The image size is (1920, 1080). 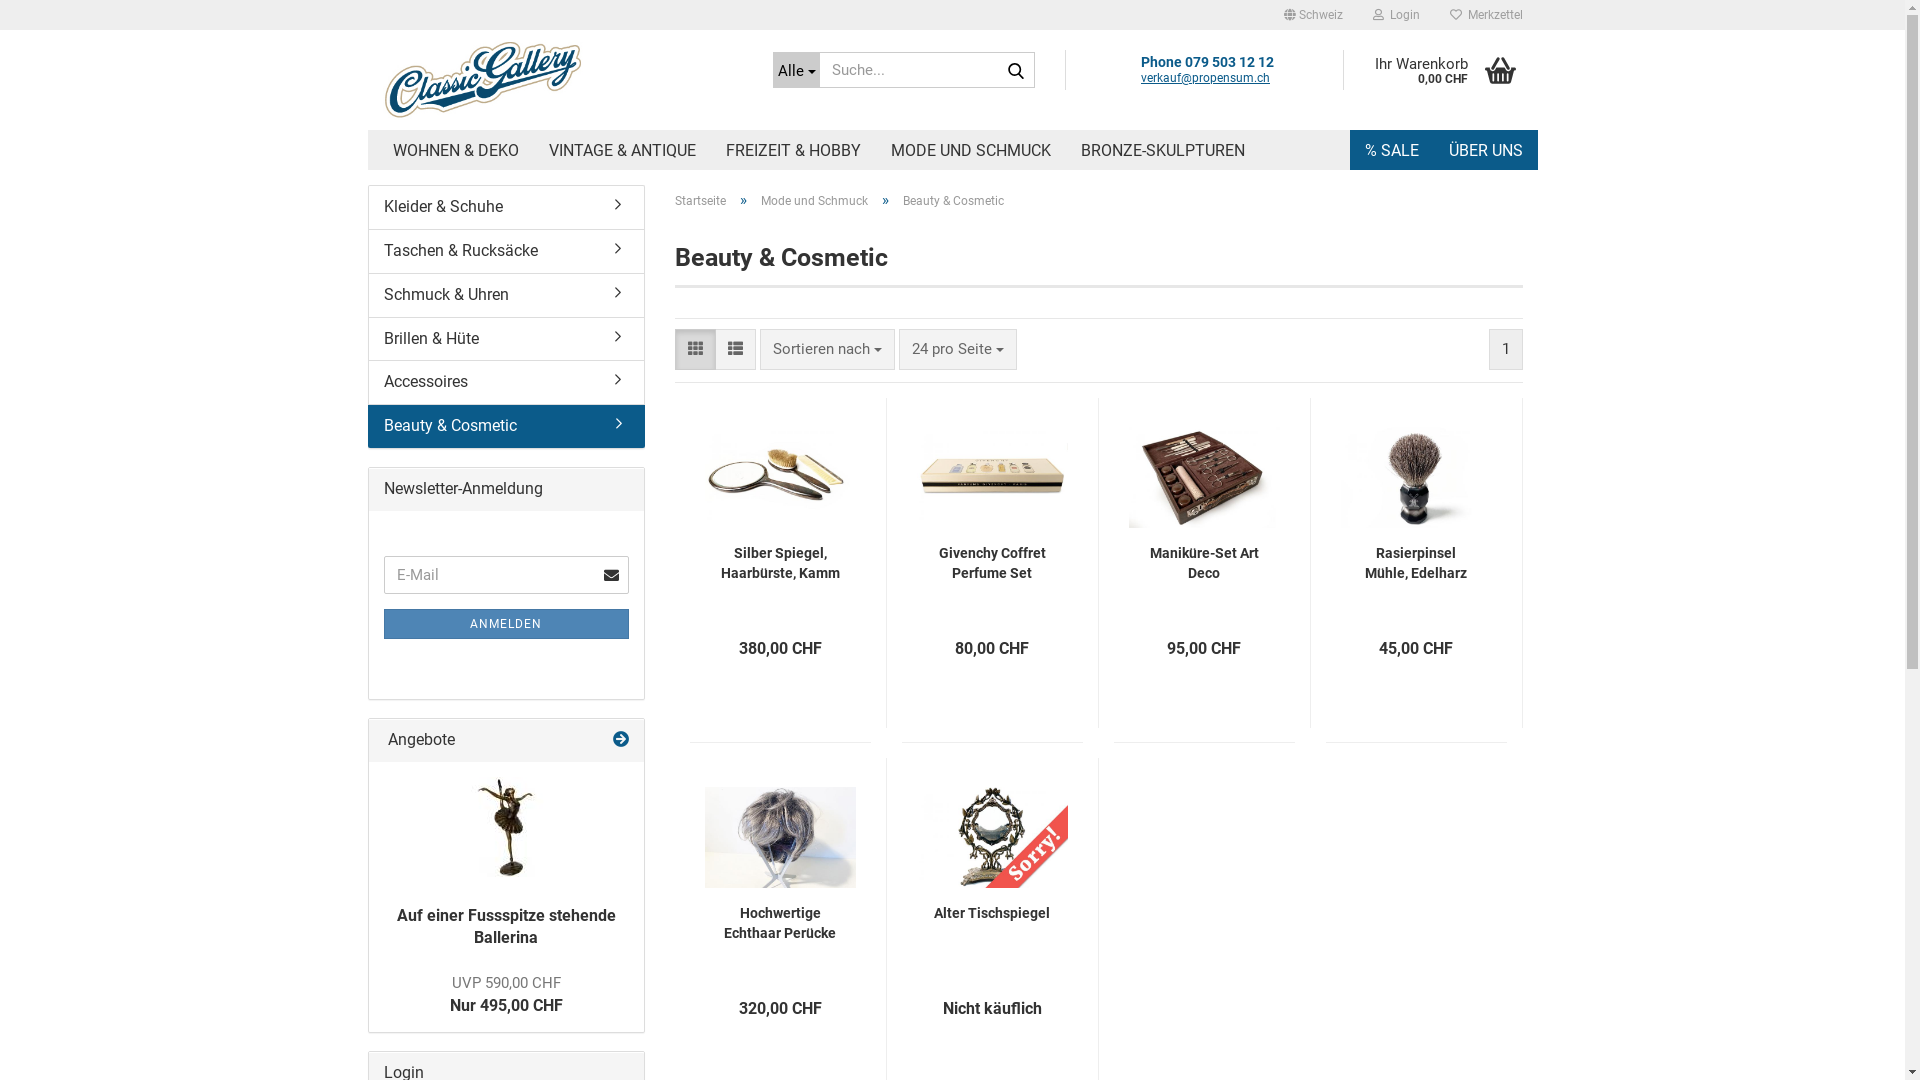 I want to click on '% SALE', so click(x=1391, y=149).